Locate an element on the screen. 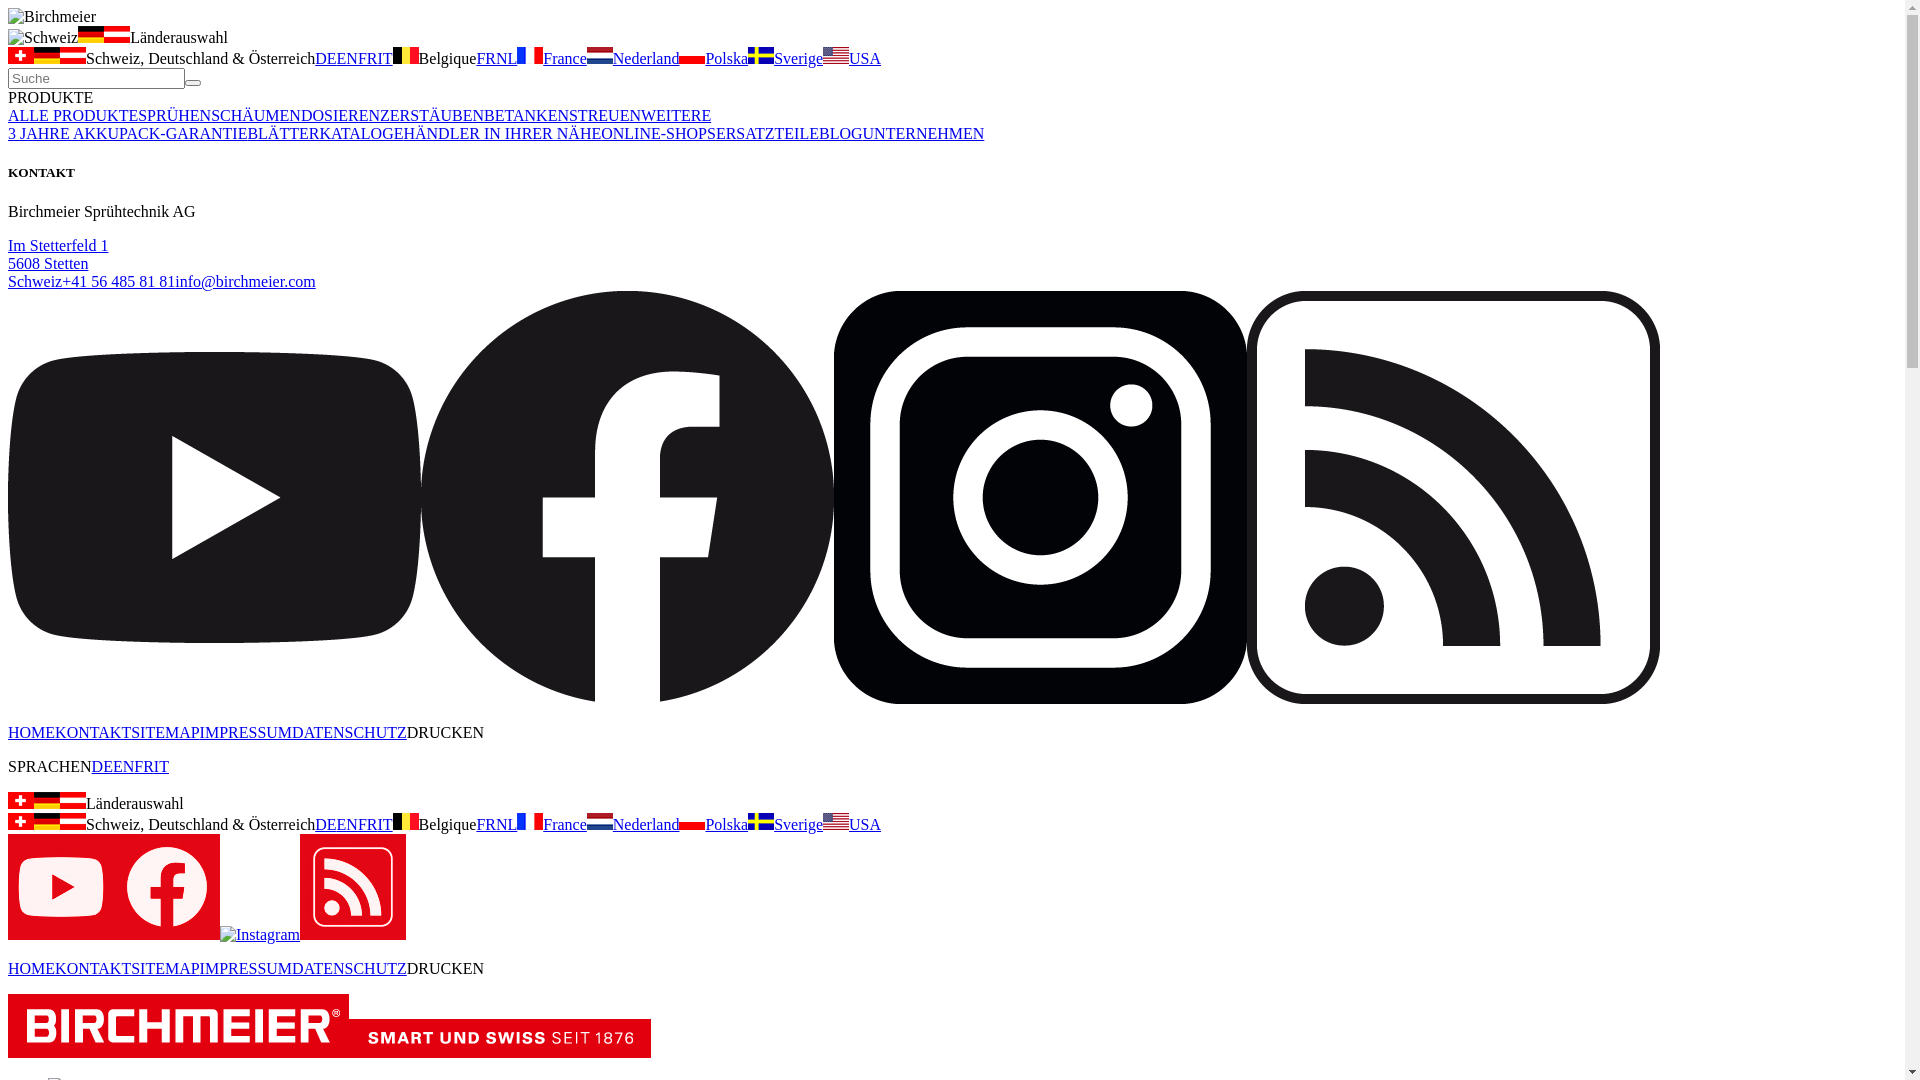 Image resolution: width=1920 pixels, height=1080 pixels. 'Im Stetterfeld 1 is located at coordinates (57, 262).